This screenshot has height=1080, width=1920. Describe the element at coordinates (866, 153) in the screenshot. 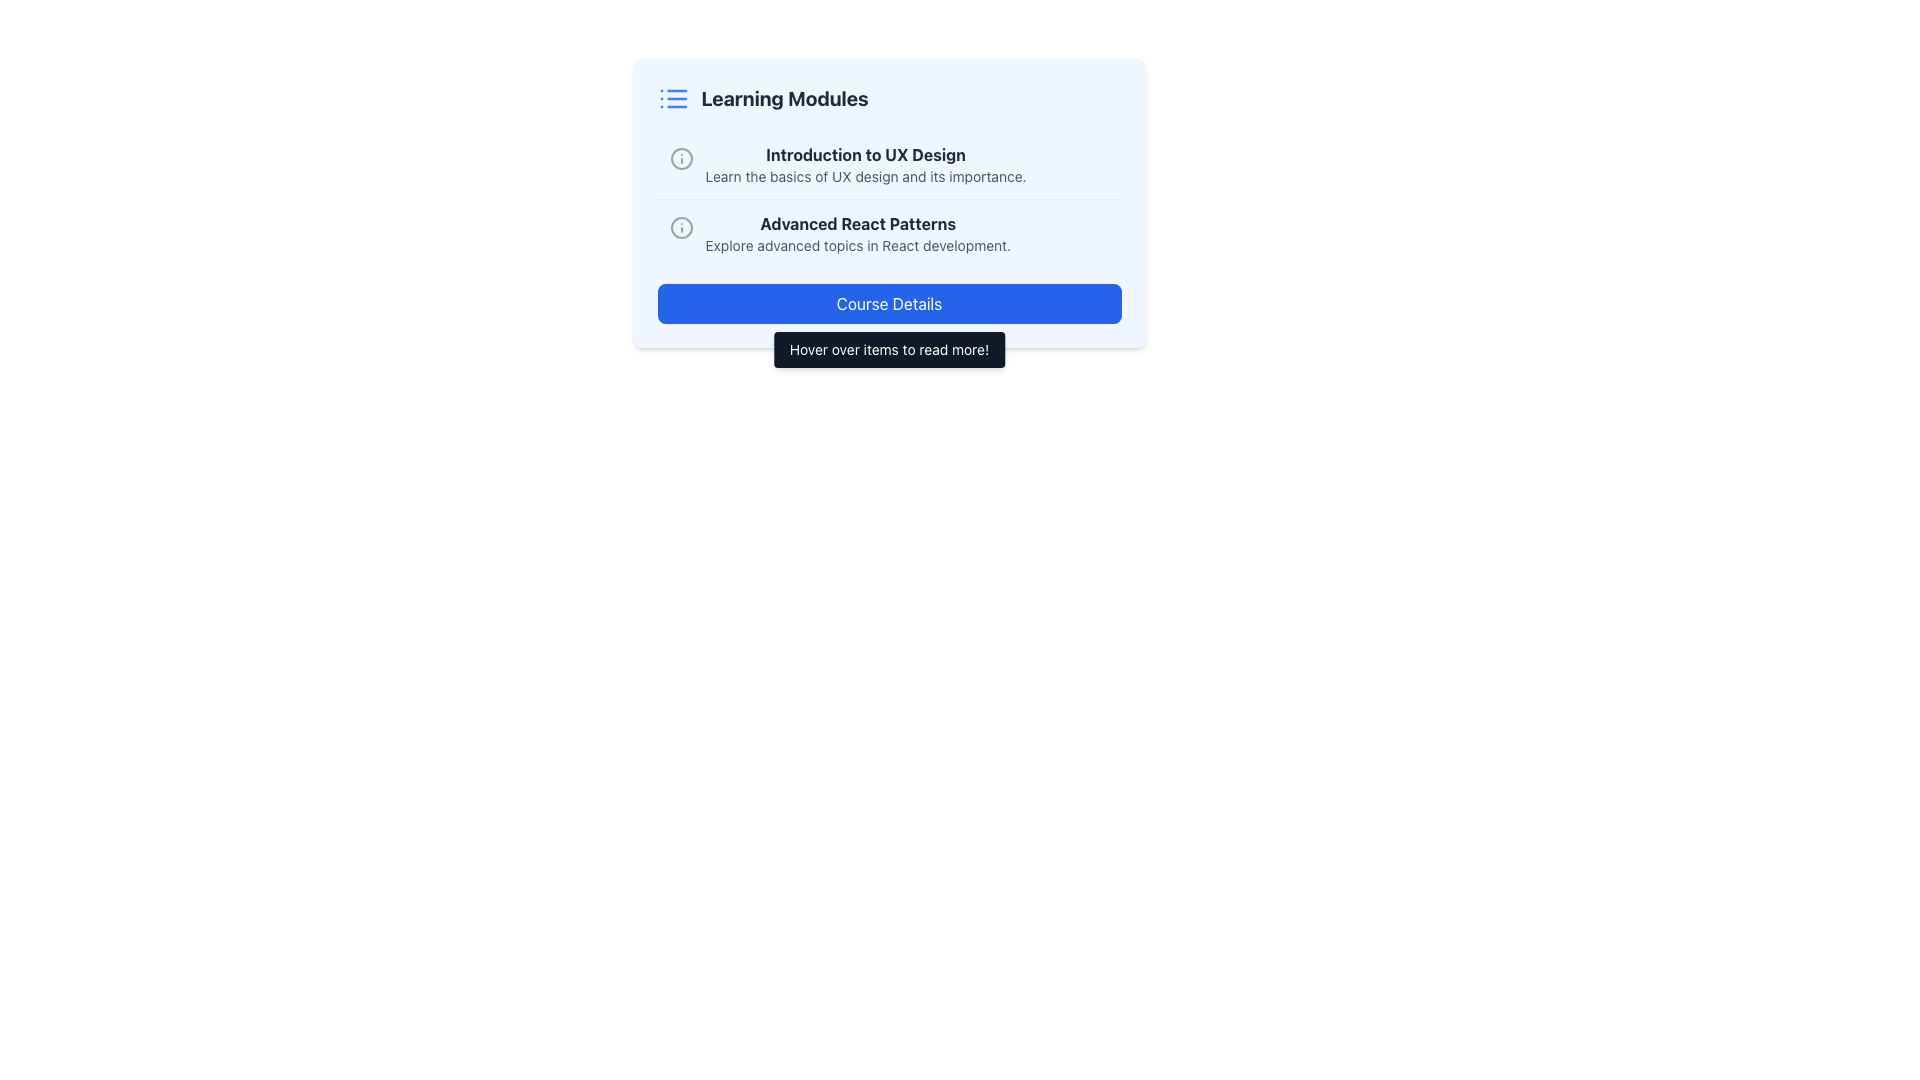

I see `text label 'Introduction to UX Design' that is styled with bold, medium-sized font and dark gray color, located in the 'Learning Modules' section above the descriptive text about UX design` at that location.